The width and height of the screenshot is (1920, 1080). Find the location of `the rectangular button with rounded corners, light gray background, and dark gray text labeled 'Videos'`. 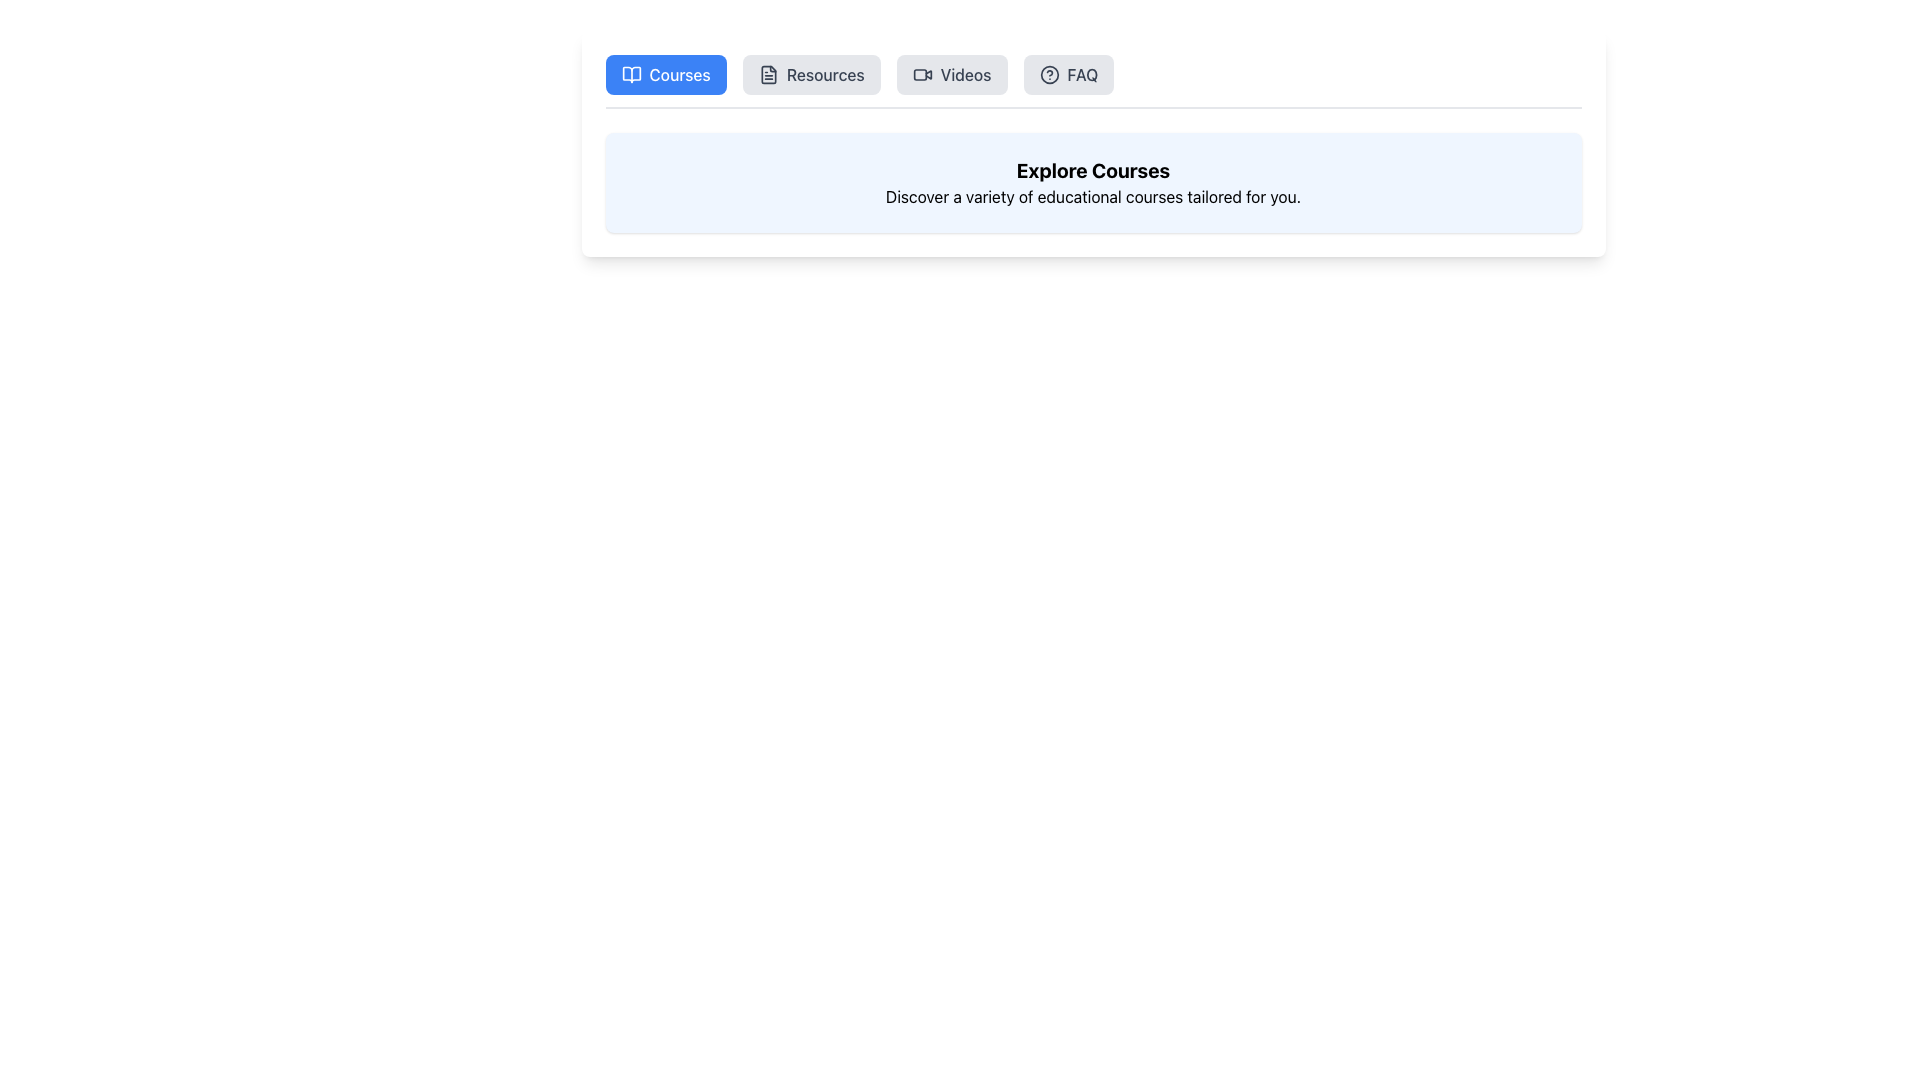

the rectangular button with rounded corners, light gray background, and dark gray text labeled 'Videos' is located at coordinates (951, 73).